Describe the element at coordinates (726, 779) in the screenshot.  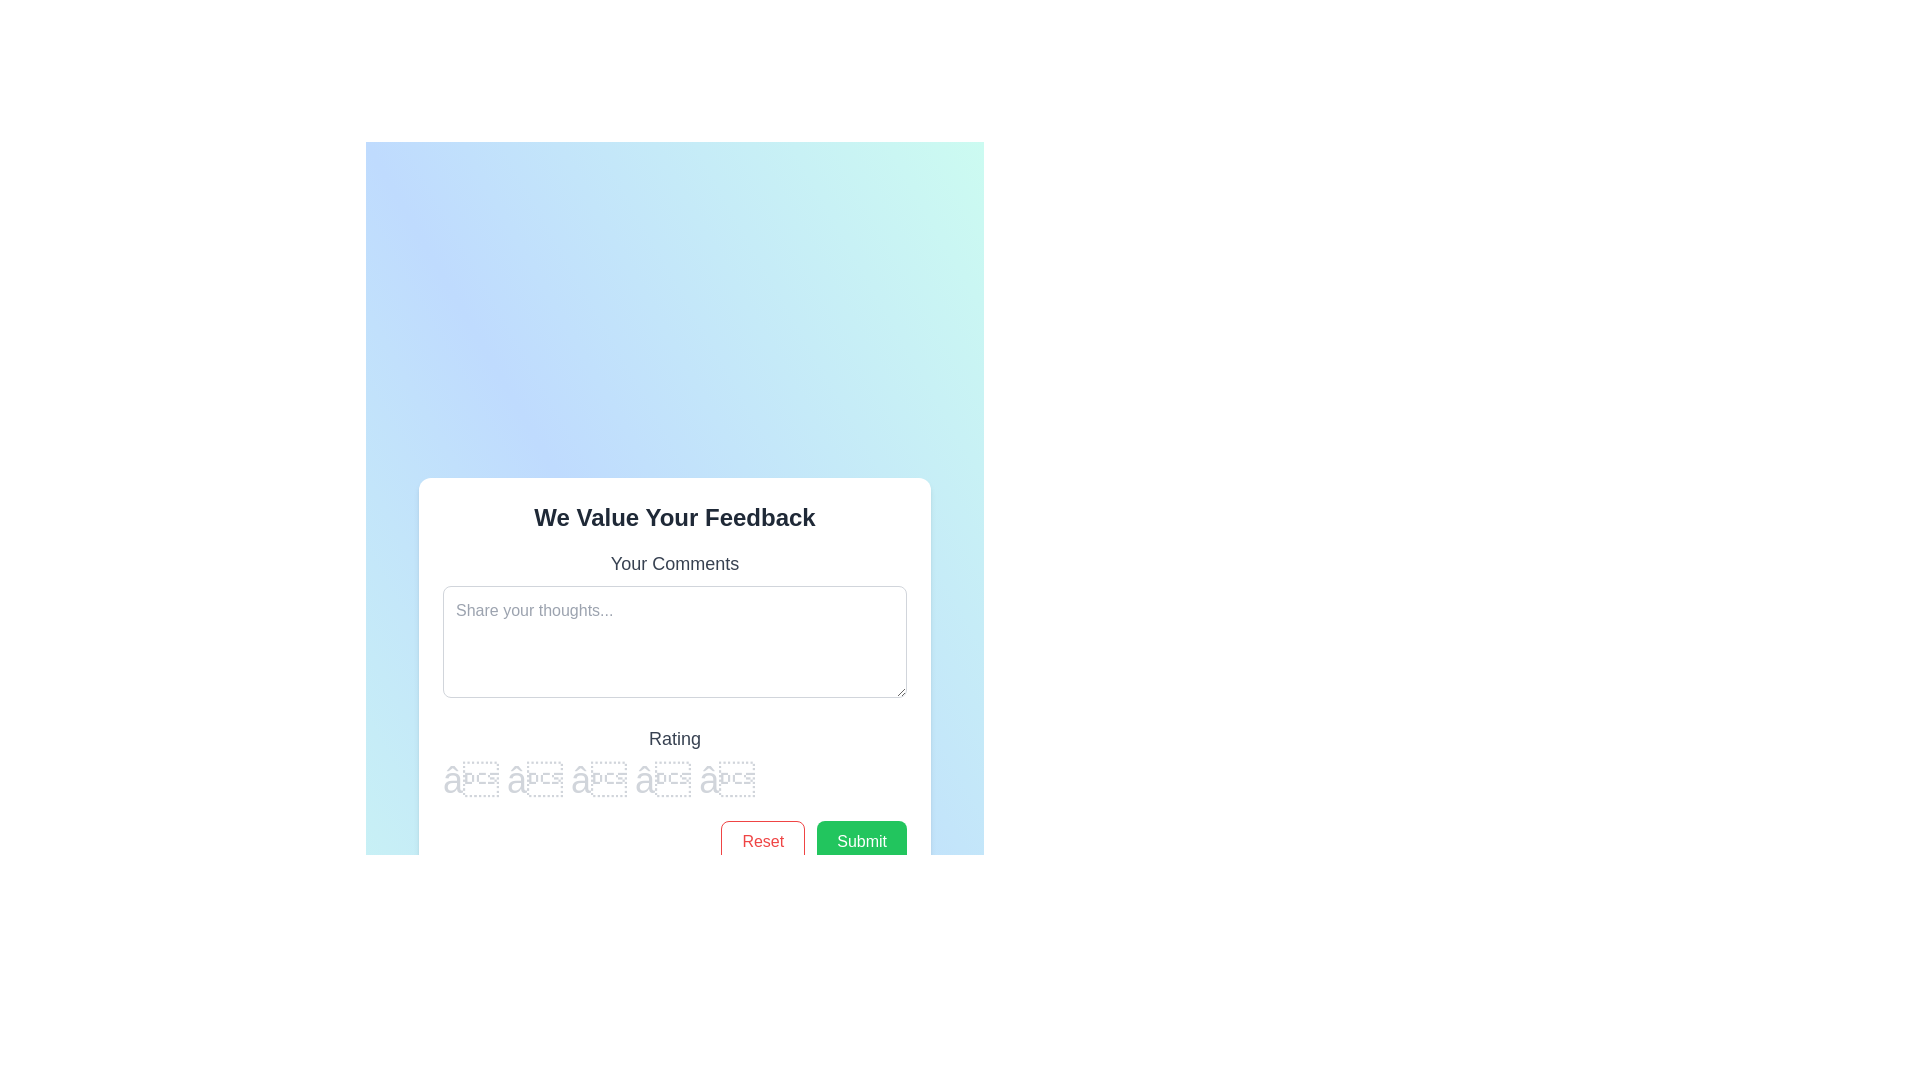
I see `the fifth star icon in the 'Rating' section to register a 5-star rating` at that location.